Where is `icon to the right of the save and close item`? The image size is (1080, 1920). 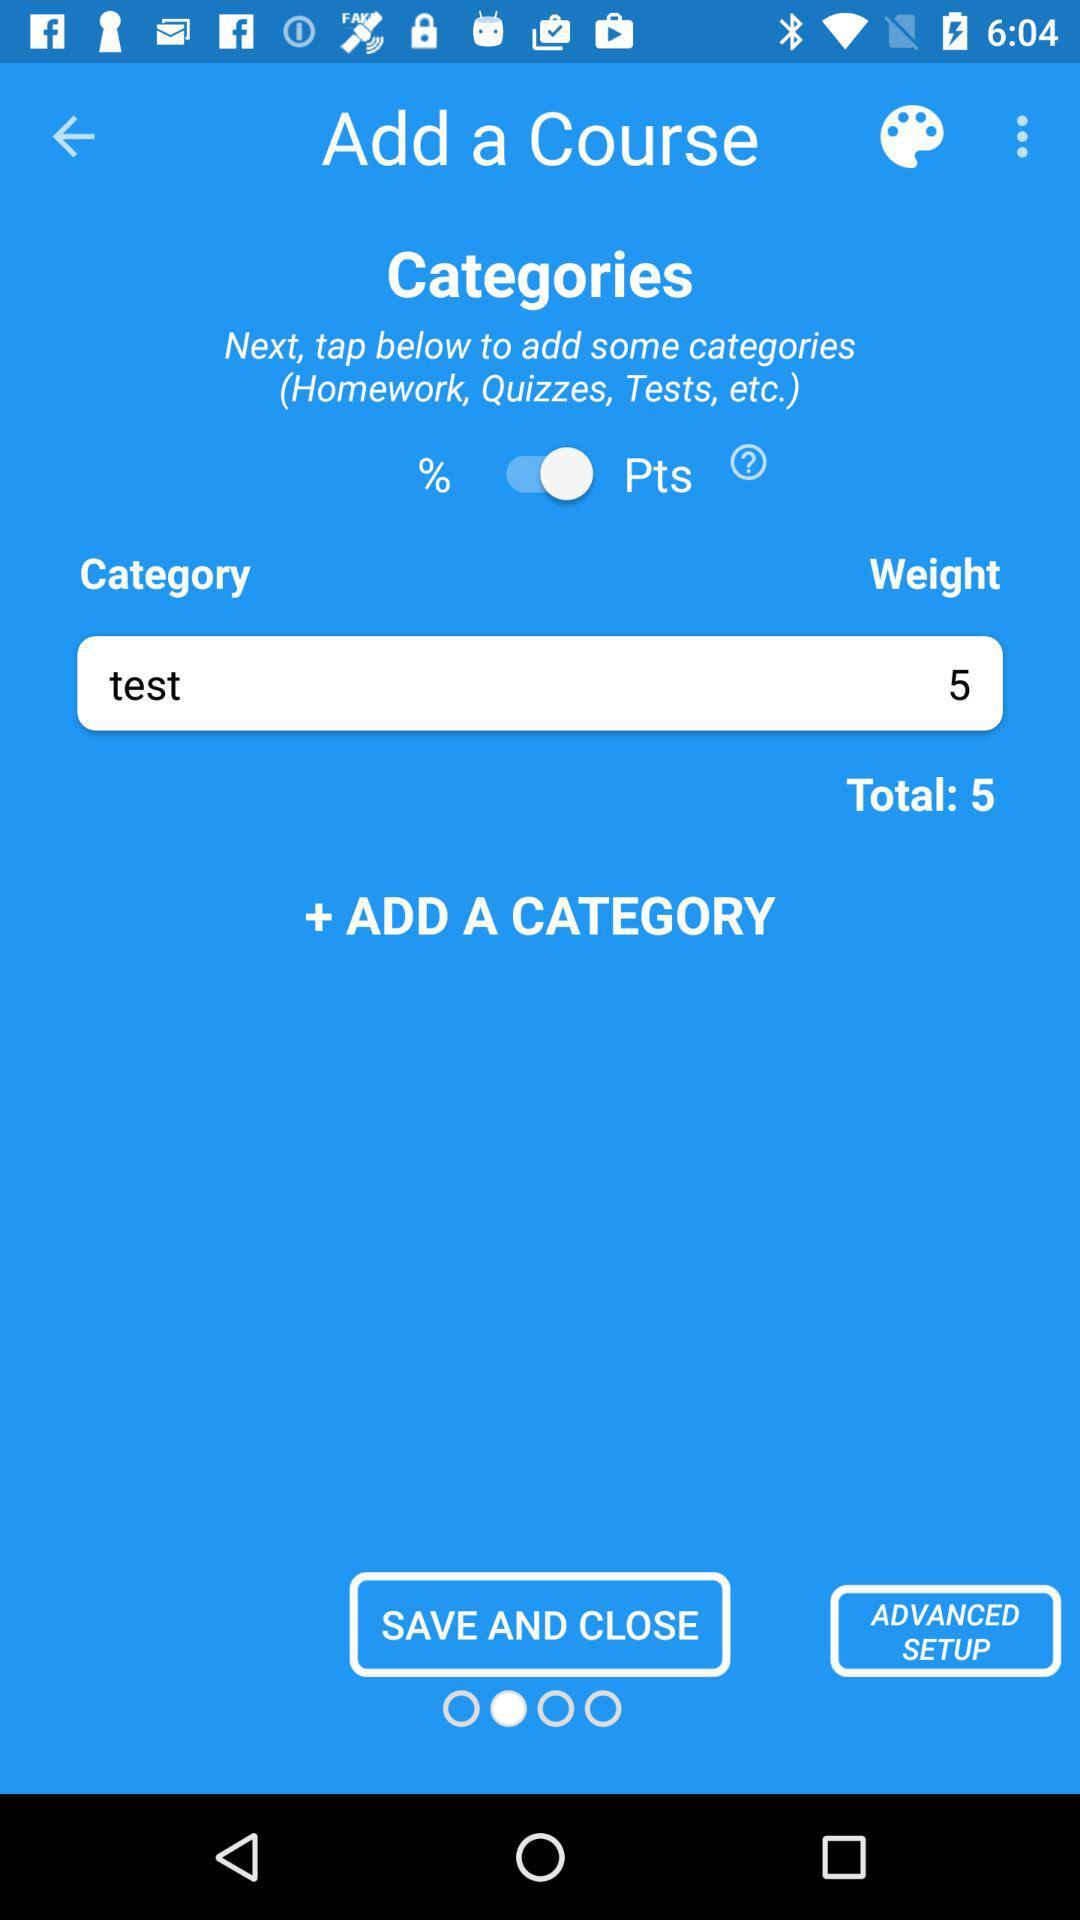 icon to the right of the save and close item is located at coordinates (945, 1630).